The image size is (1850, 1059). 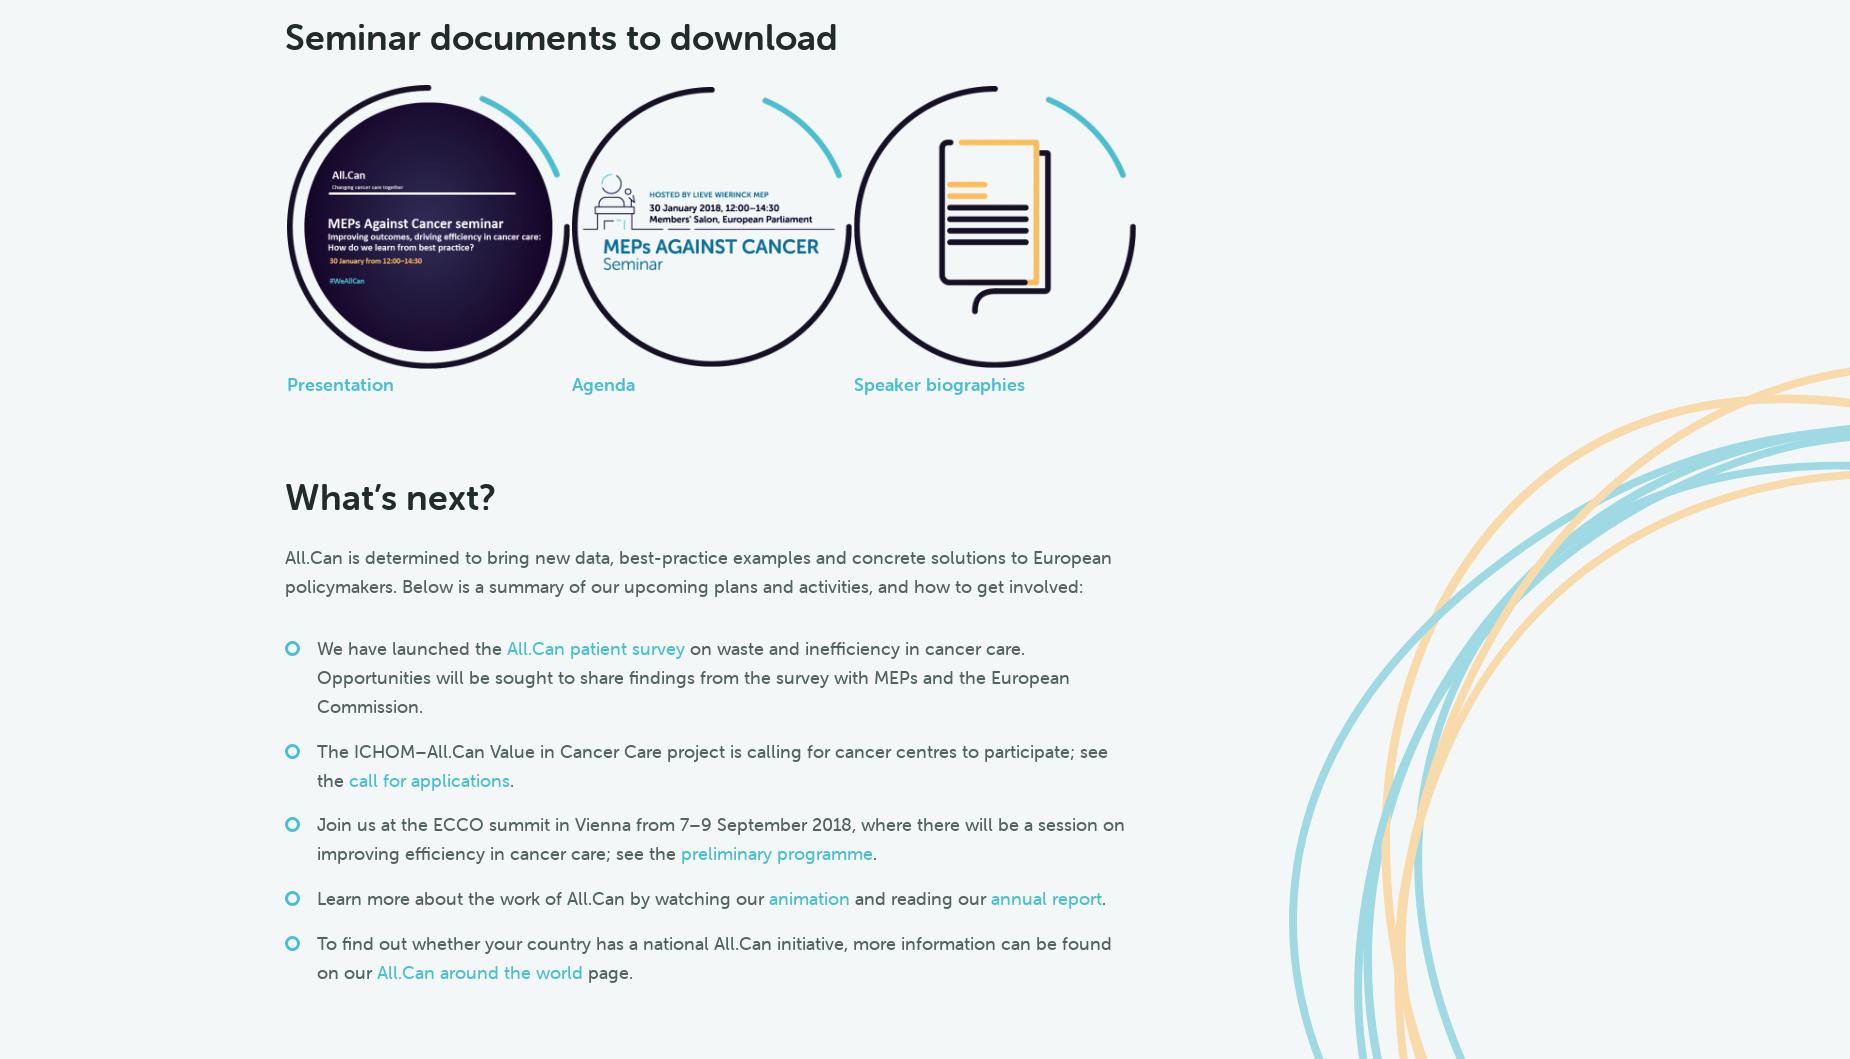 I want to click on 'page.', so click(x=606, y=970).